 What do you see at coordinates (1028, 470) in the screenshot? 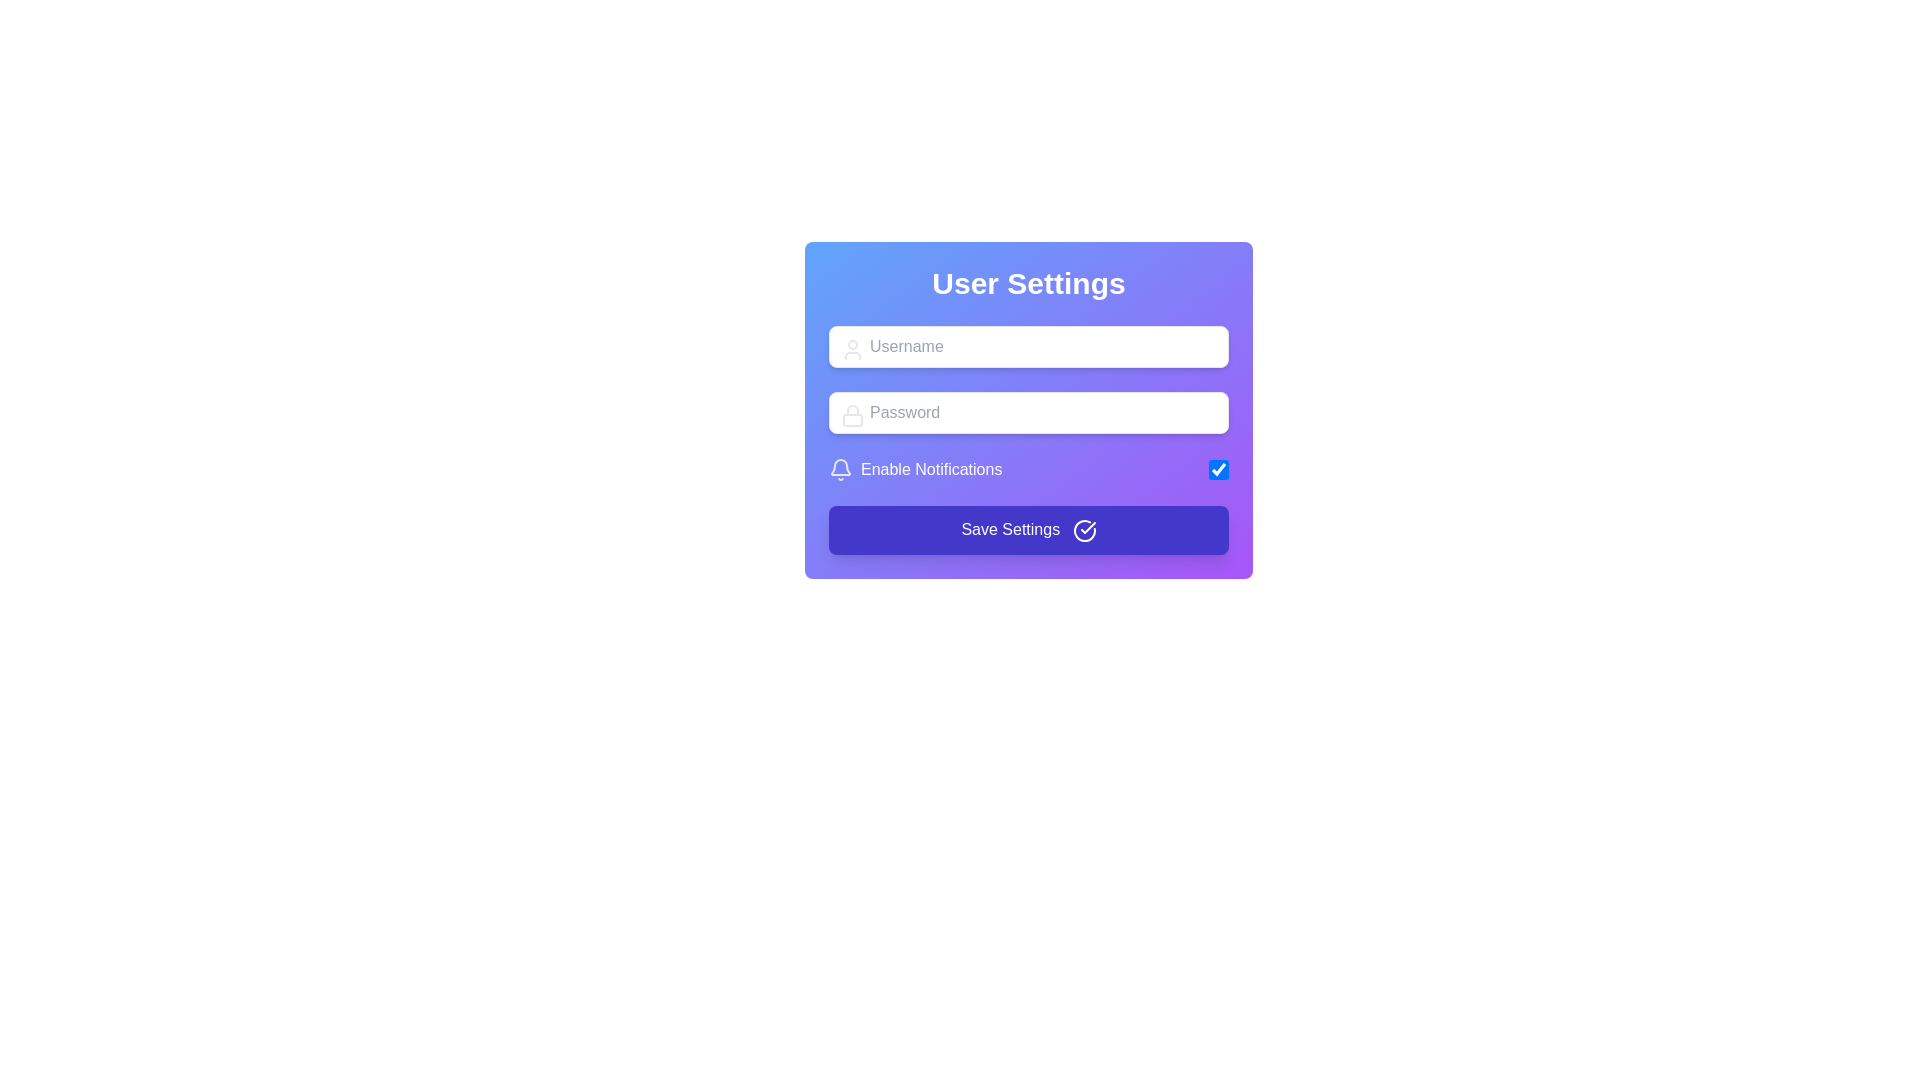
I see `the checkbox row for enabling or disabling notifications, located within the user settings form beneath 'Username' and 'Password' fields` at bounding box center [1028, 470].